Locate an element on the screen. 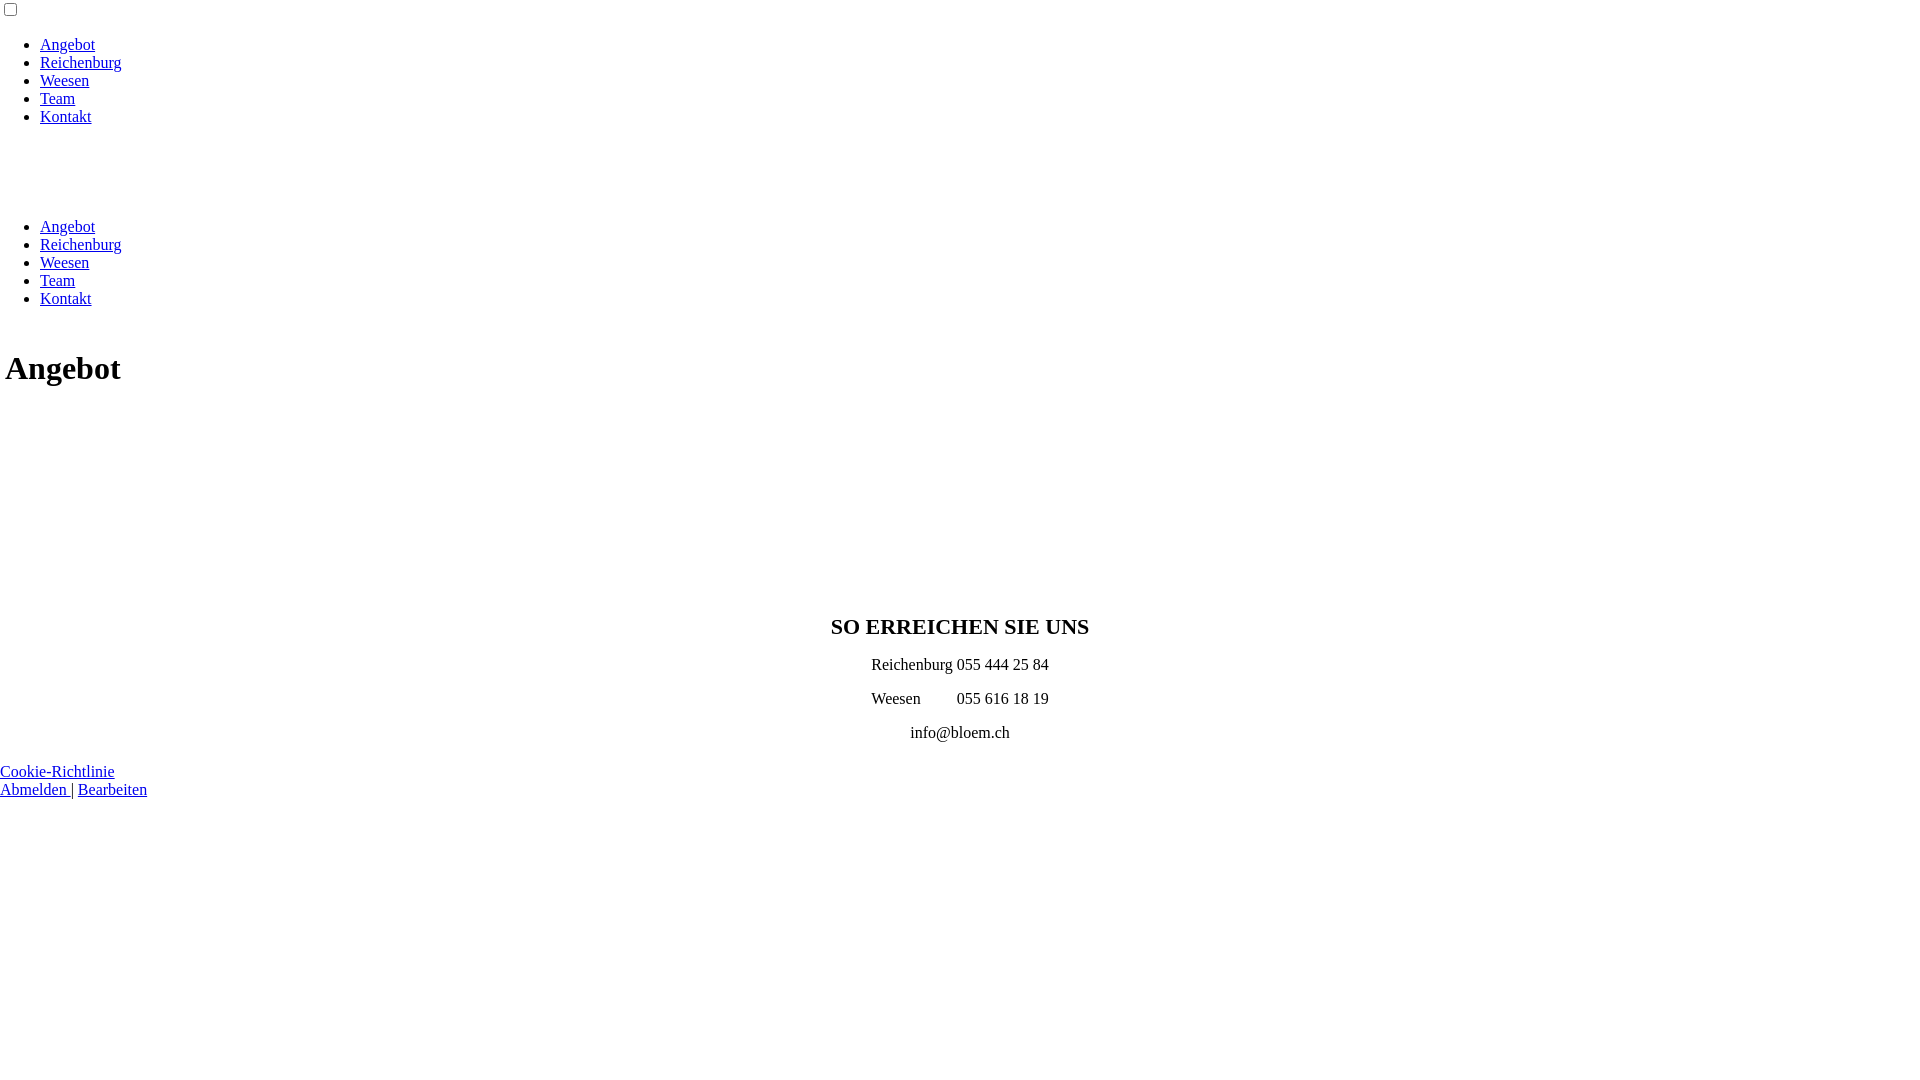 The image size is (1920, 1080). 'Weesen' is located at coordinates (64, 79).